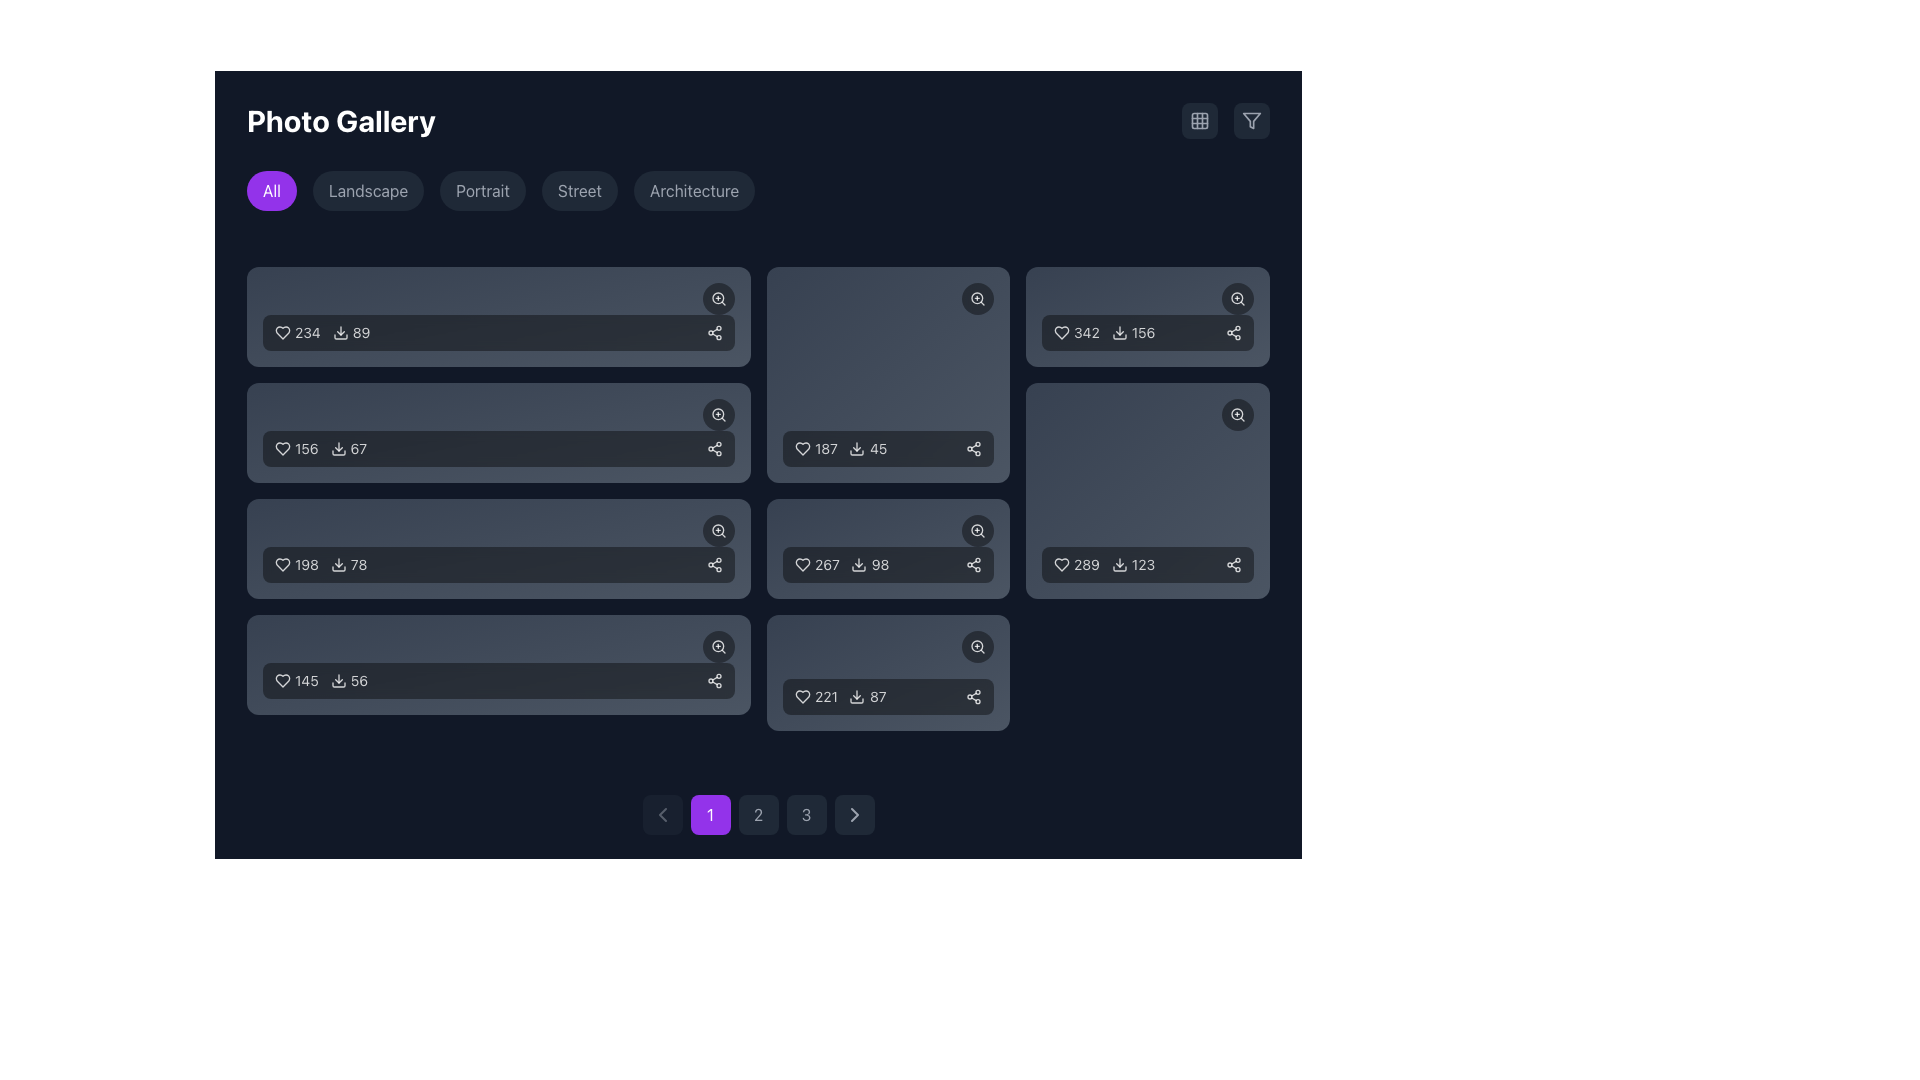  What do you see at coordinates (977, 529) in the screenshot?
I see `the small circular element of the 'zoom in' SVG icon located in the fourth interactive tile of the third row in the gallery layout` at bounding box center [977, 529].